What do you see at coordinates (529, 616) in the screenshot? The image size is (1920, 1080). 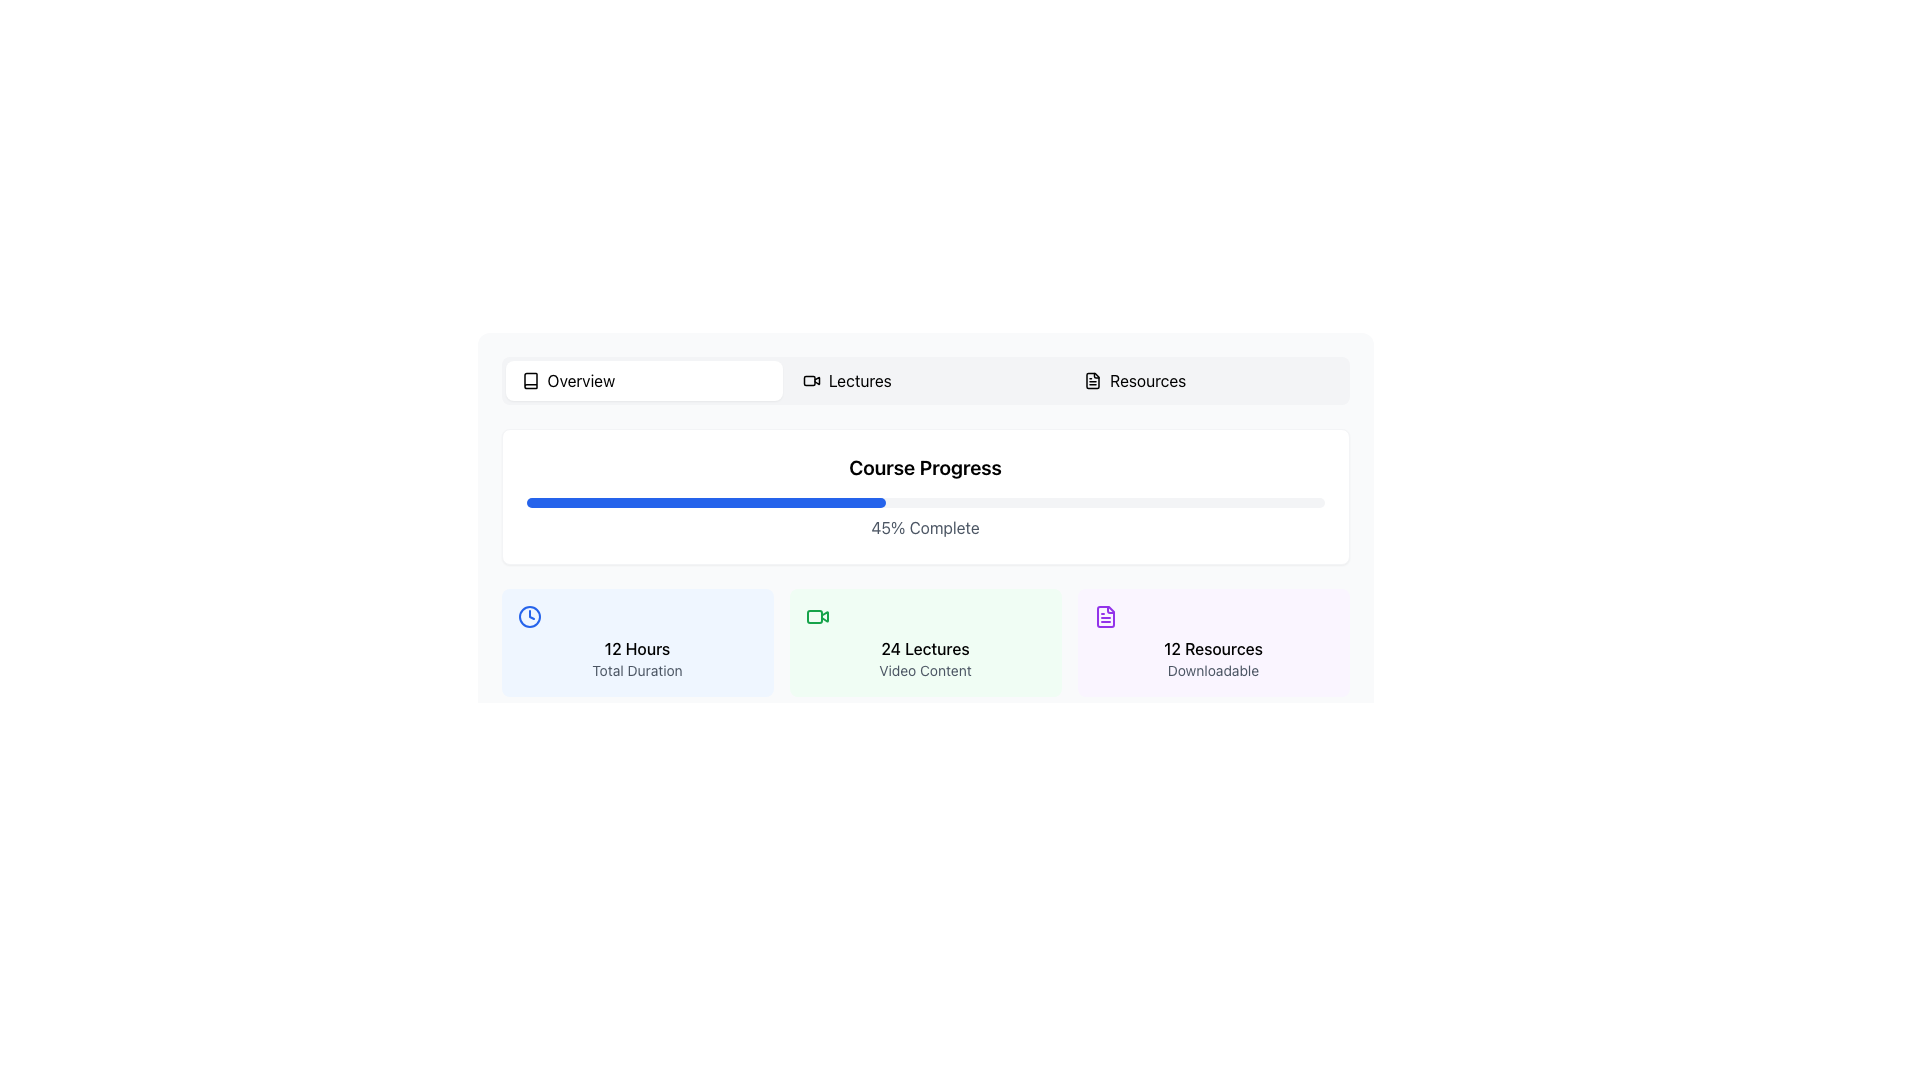 I see `the clock-shaped icon with a blue outline located in the top-left section of the card displaying '12 Hours' and 'Total Duration'` at bounding box center [529, 616].